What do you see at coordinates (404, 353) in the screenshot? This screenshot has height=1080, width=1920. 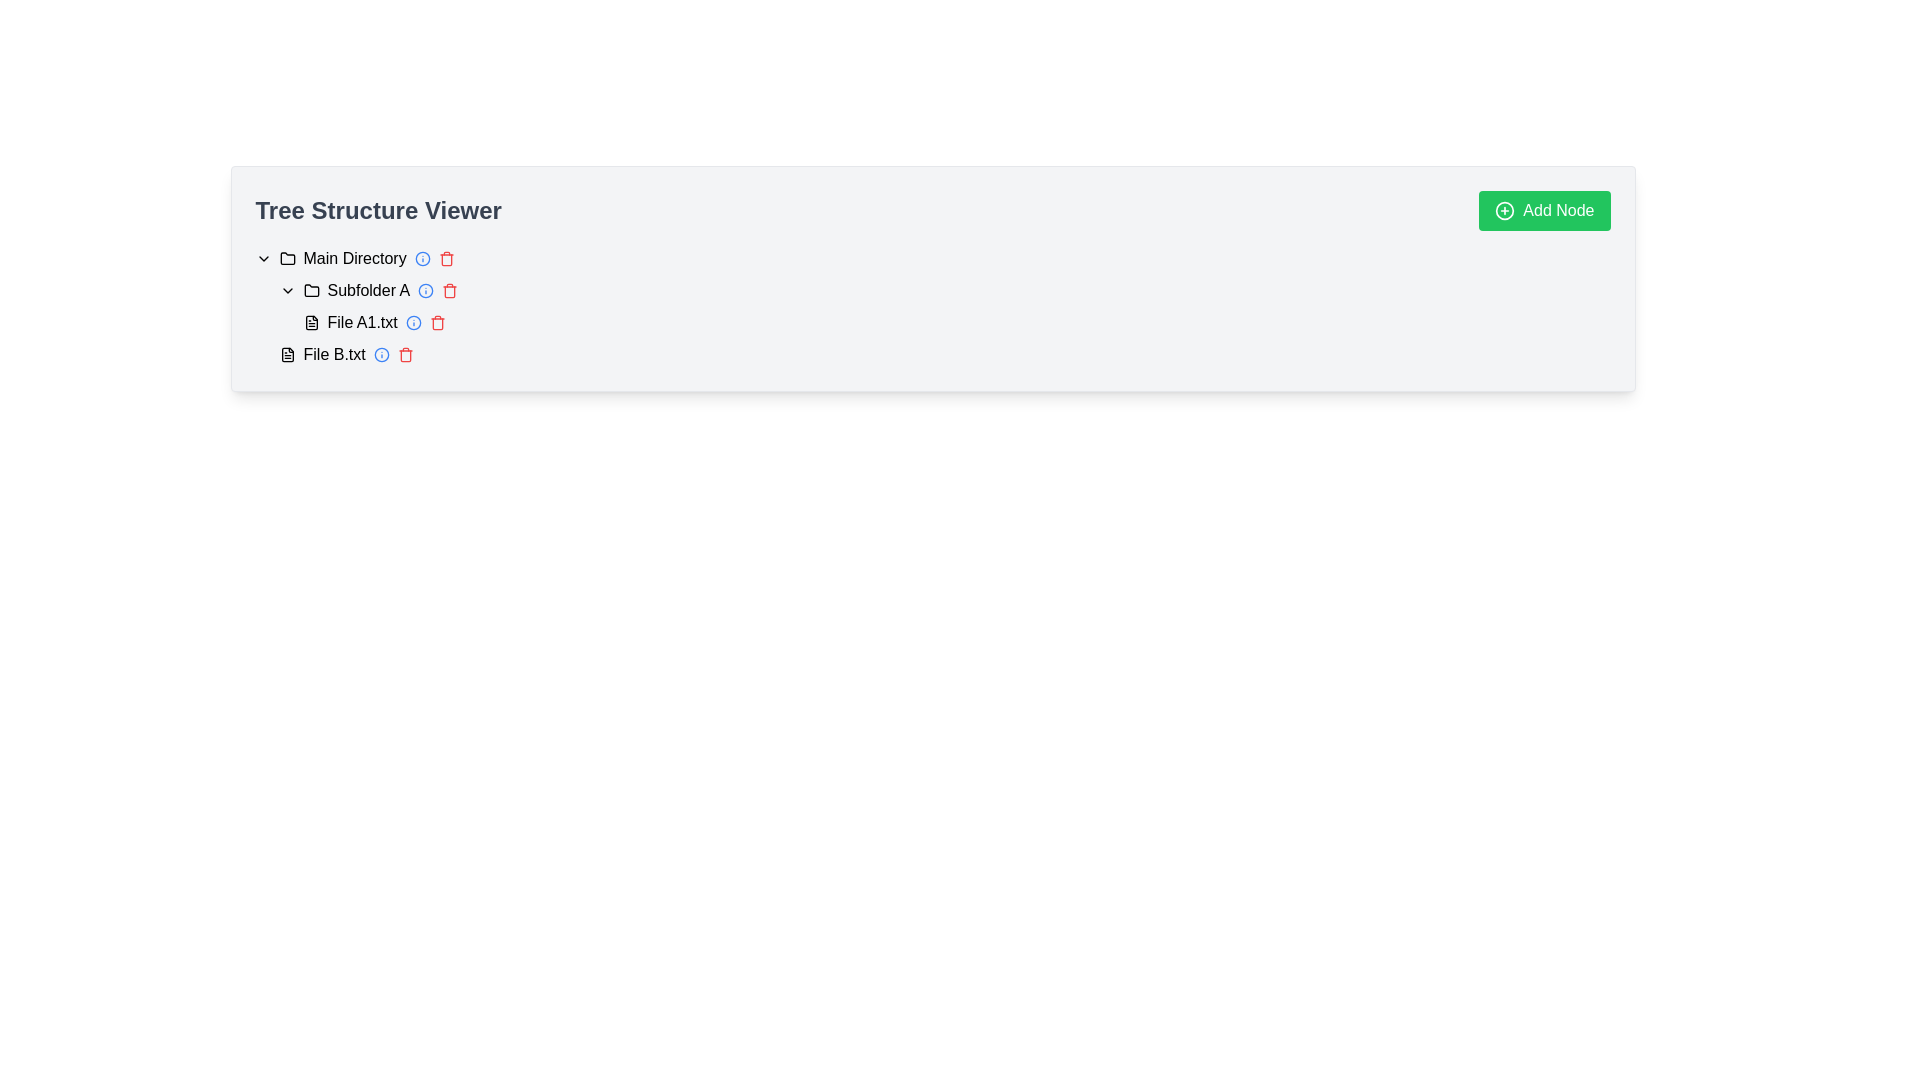 I see `the delete icon located to the right of 'File B.txt' in the file listing` at bounding box center [404, 353].